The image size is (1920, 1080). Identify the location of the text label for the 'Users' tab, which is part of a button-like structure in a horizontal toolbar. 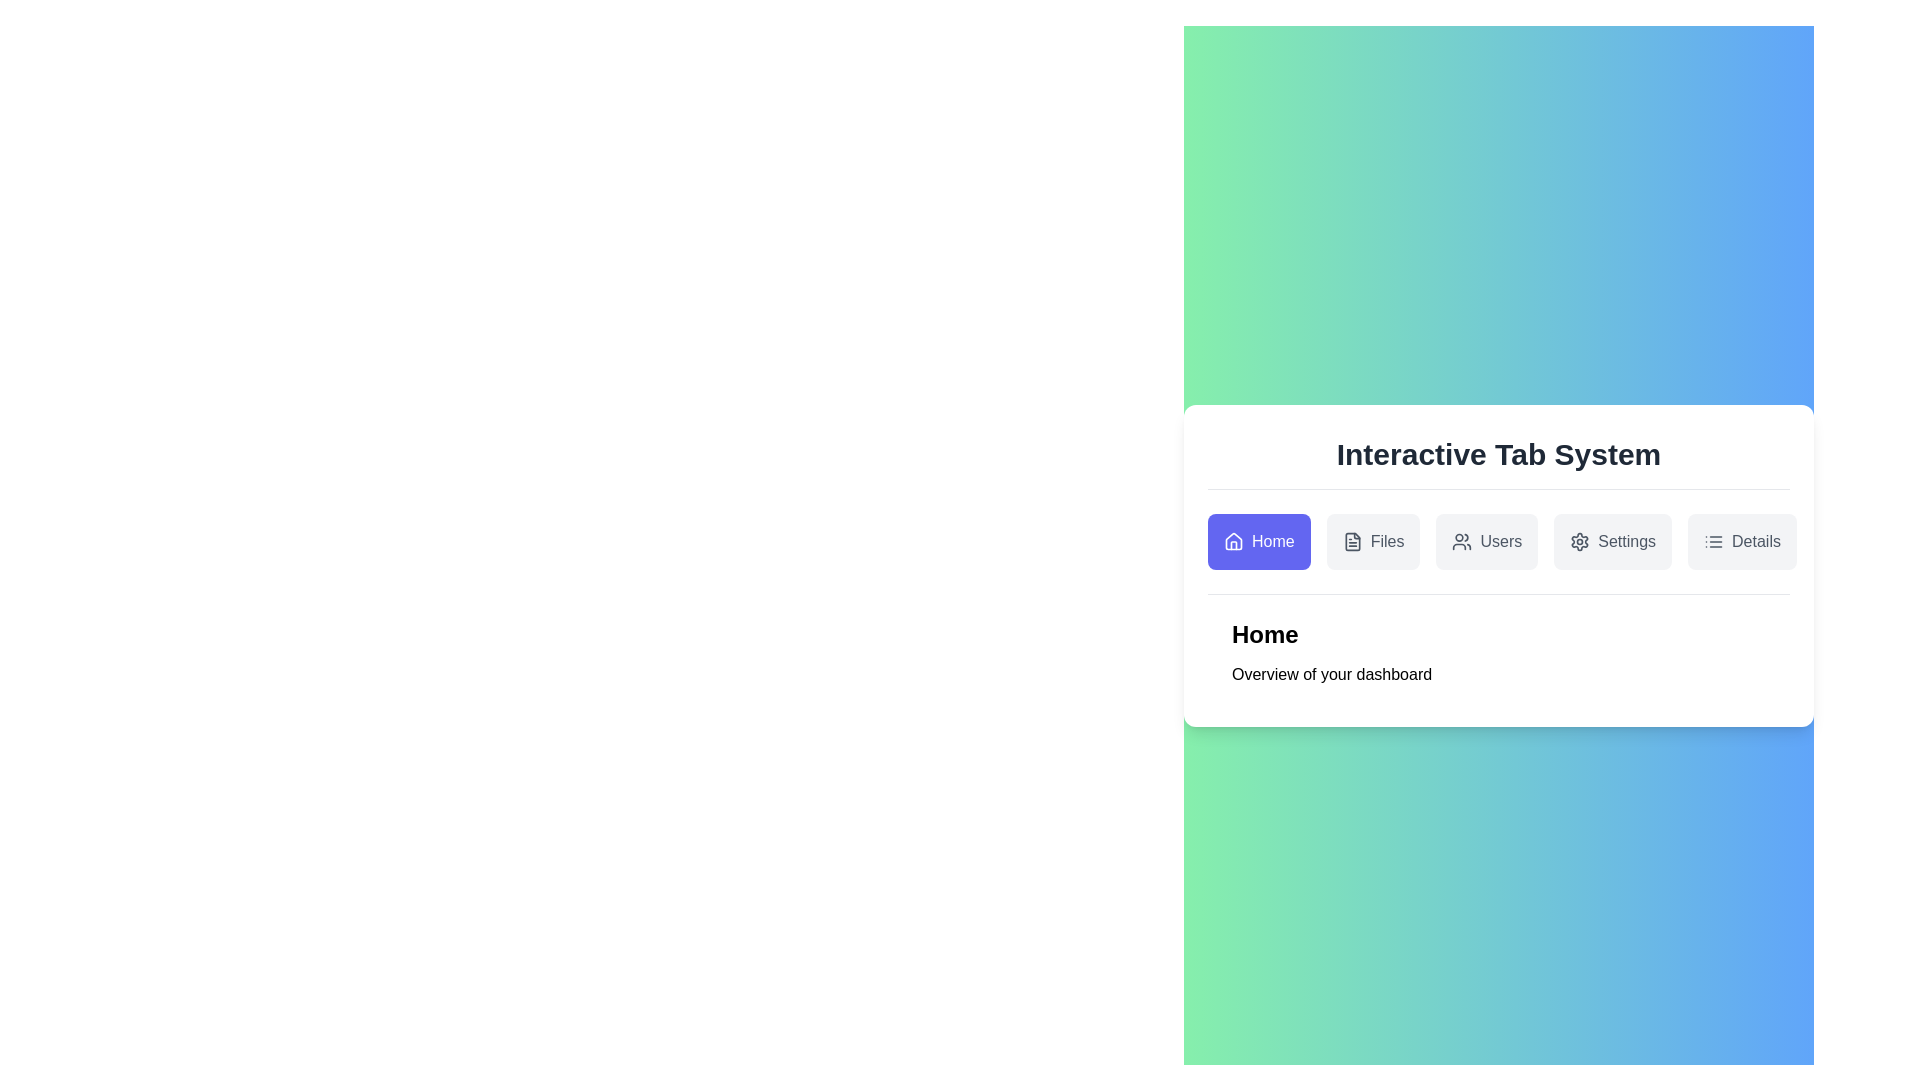
(1501, 542).